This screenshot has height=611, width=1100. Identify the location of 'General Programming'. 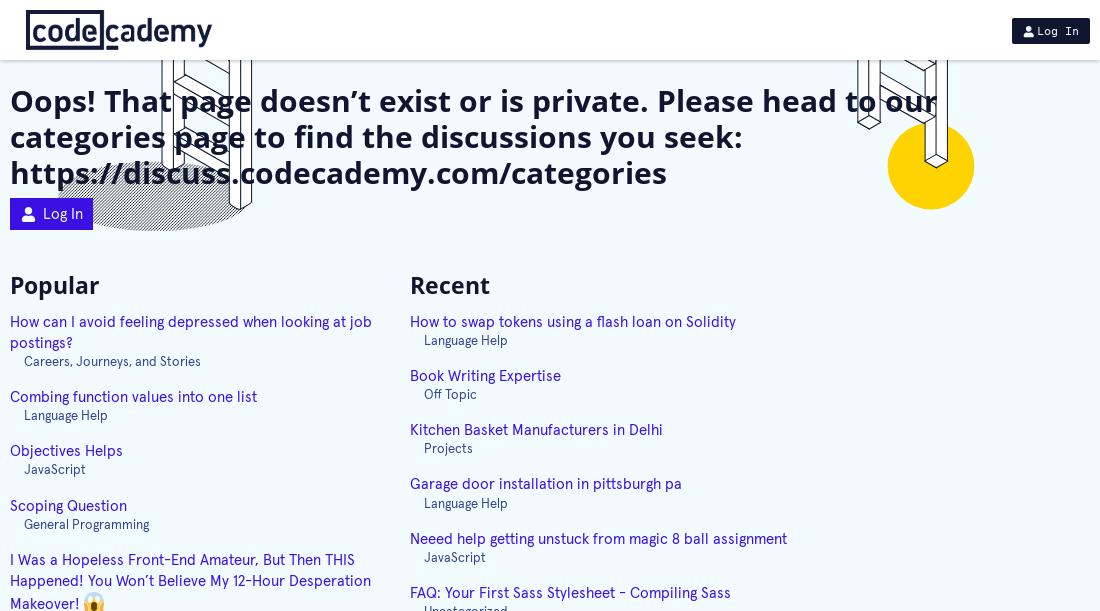
(86, 524).